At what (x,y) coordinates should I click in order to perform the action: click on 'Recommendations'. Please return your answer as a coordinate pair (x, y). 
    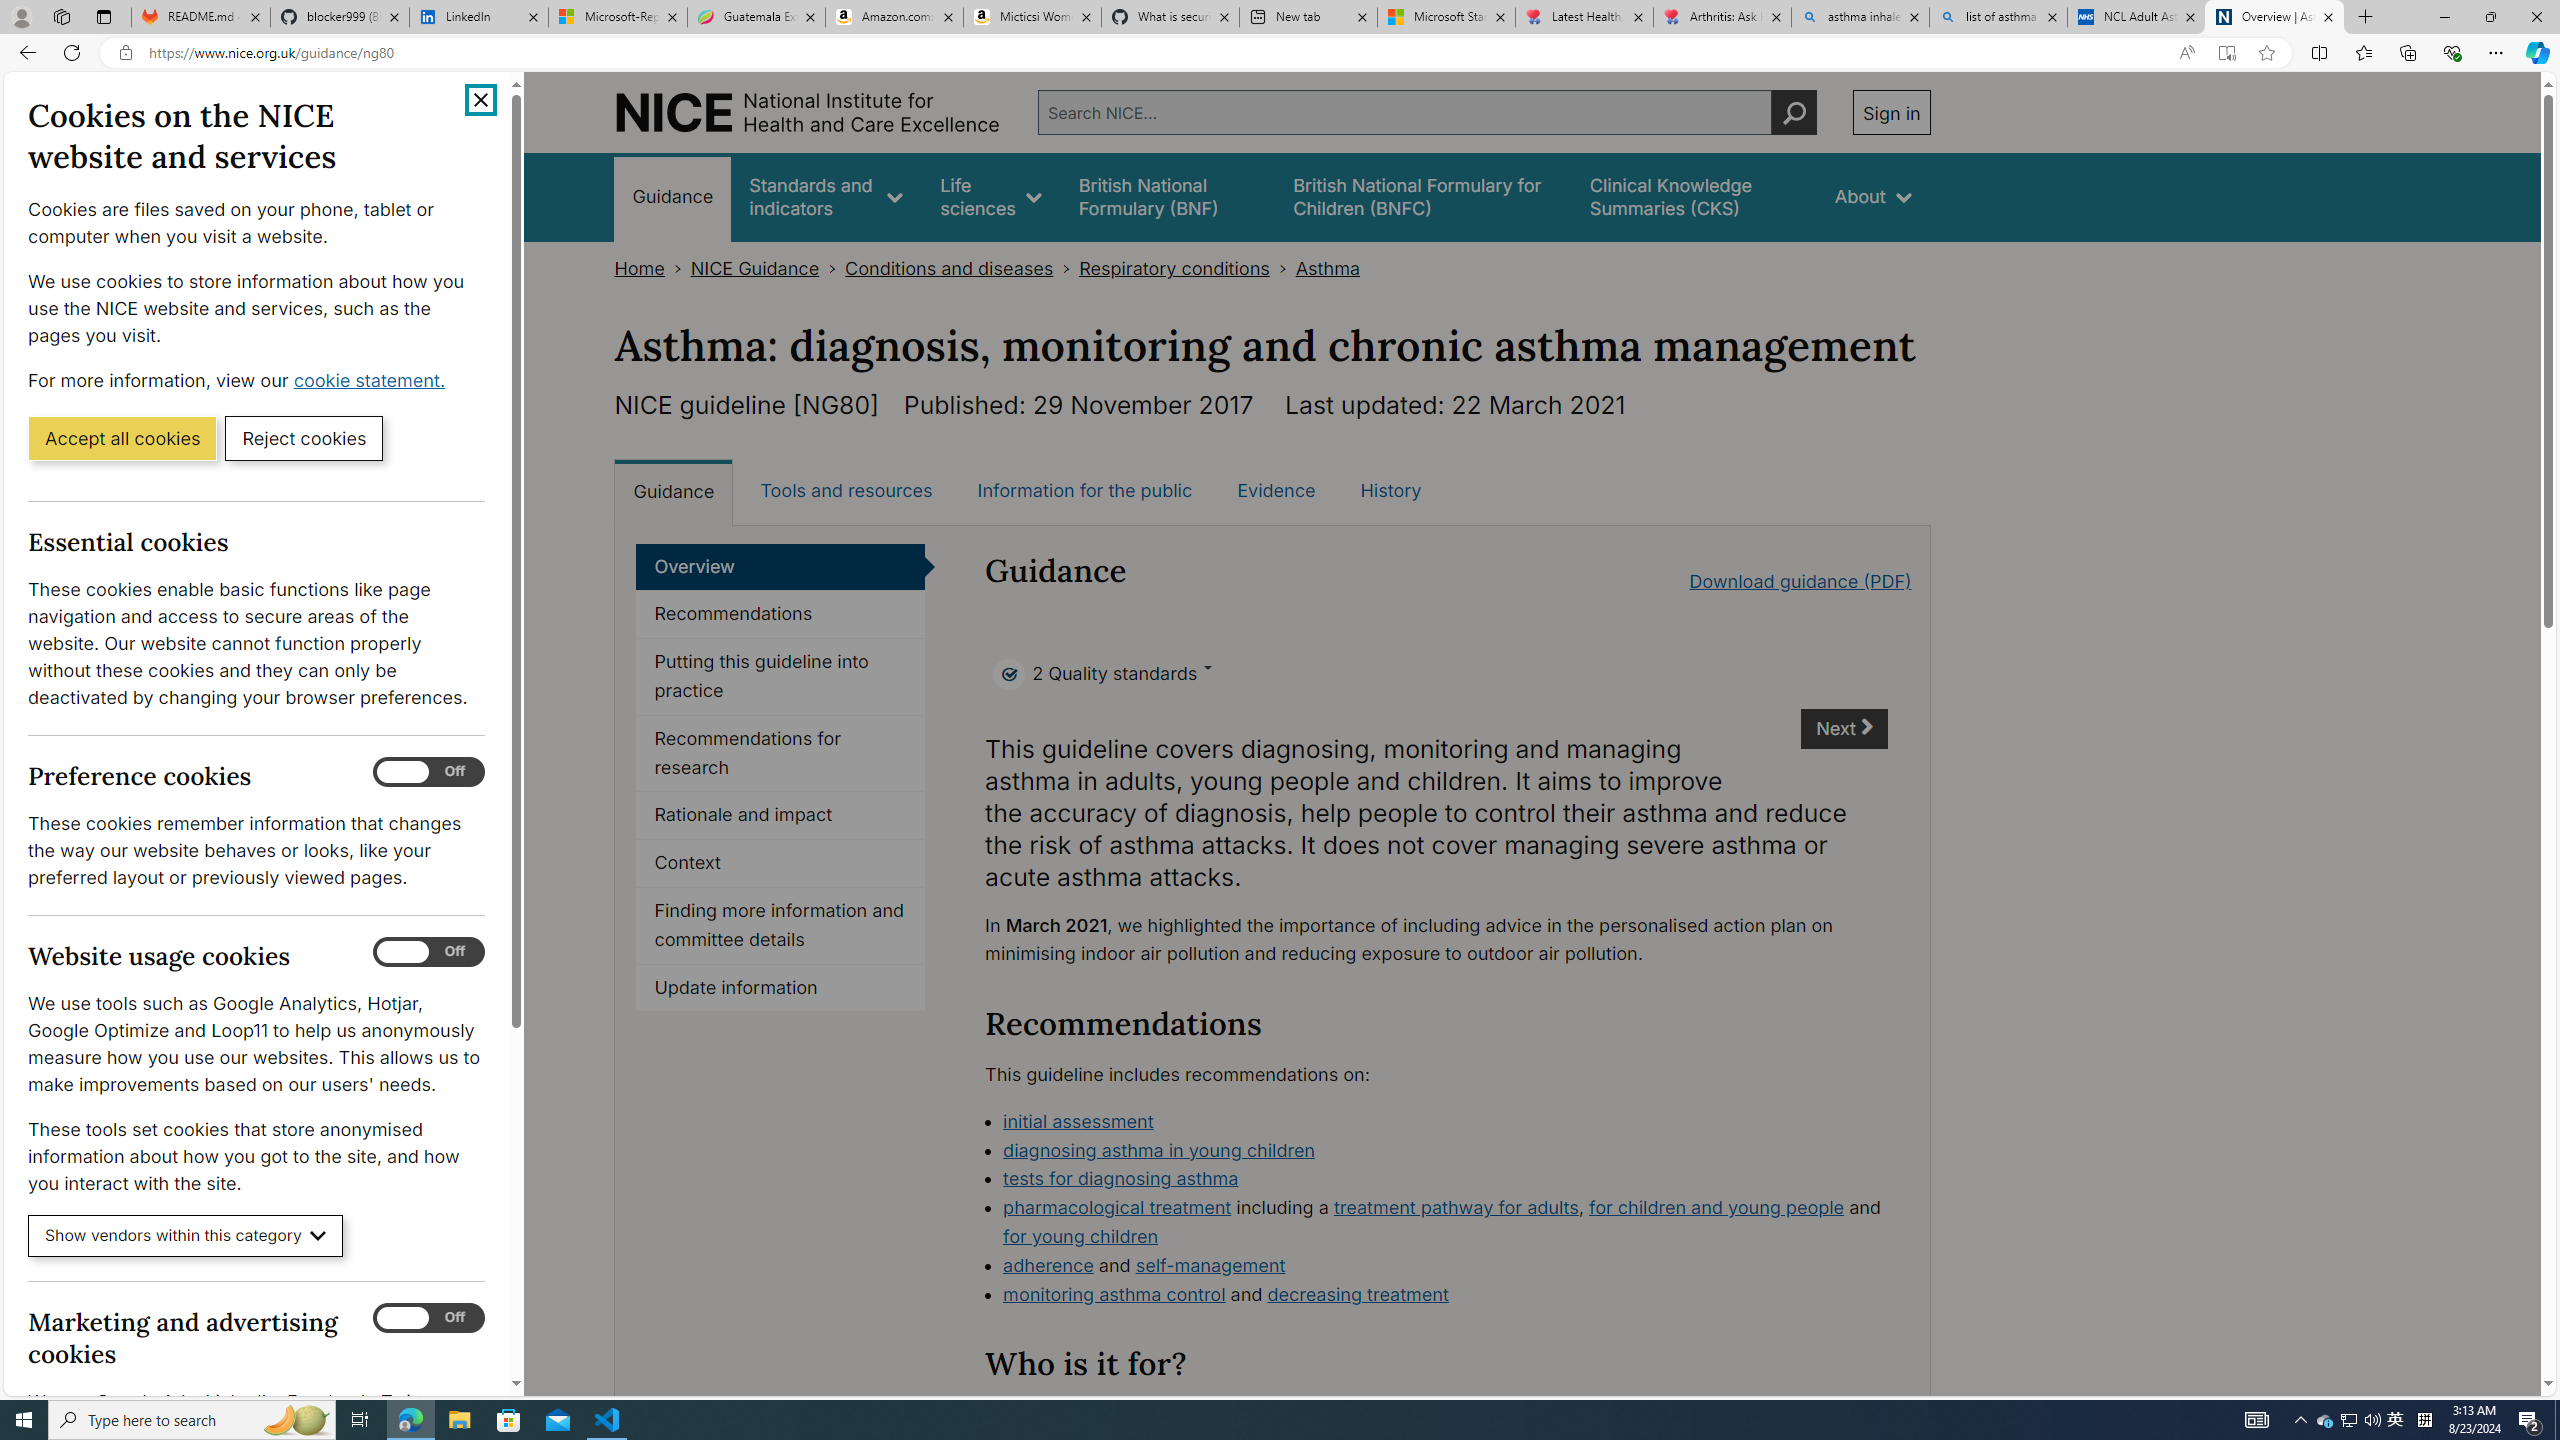
    Looking at the image, I should click on (779, 613).